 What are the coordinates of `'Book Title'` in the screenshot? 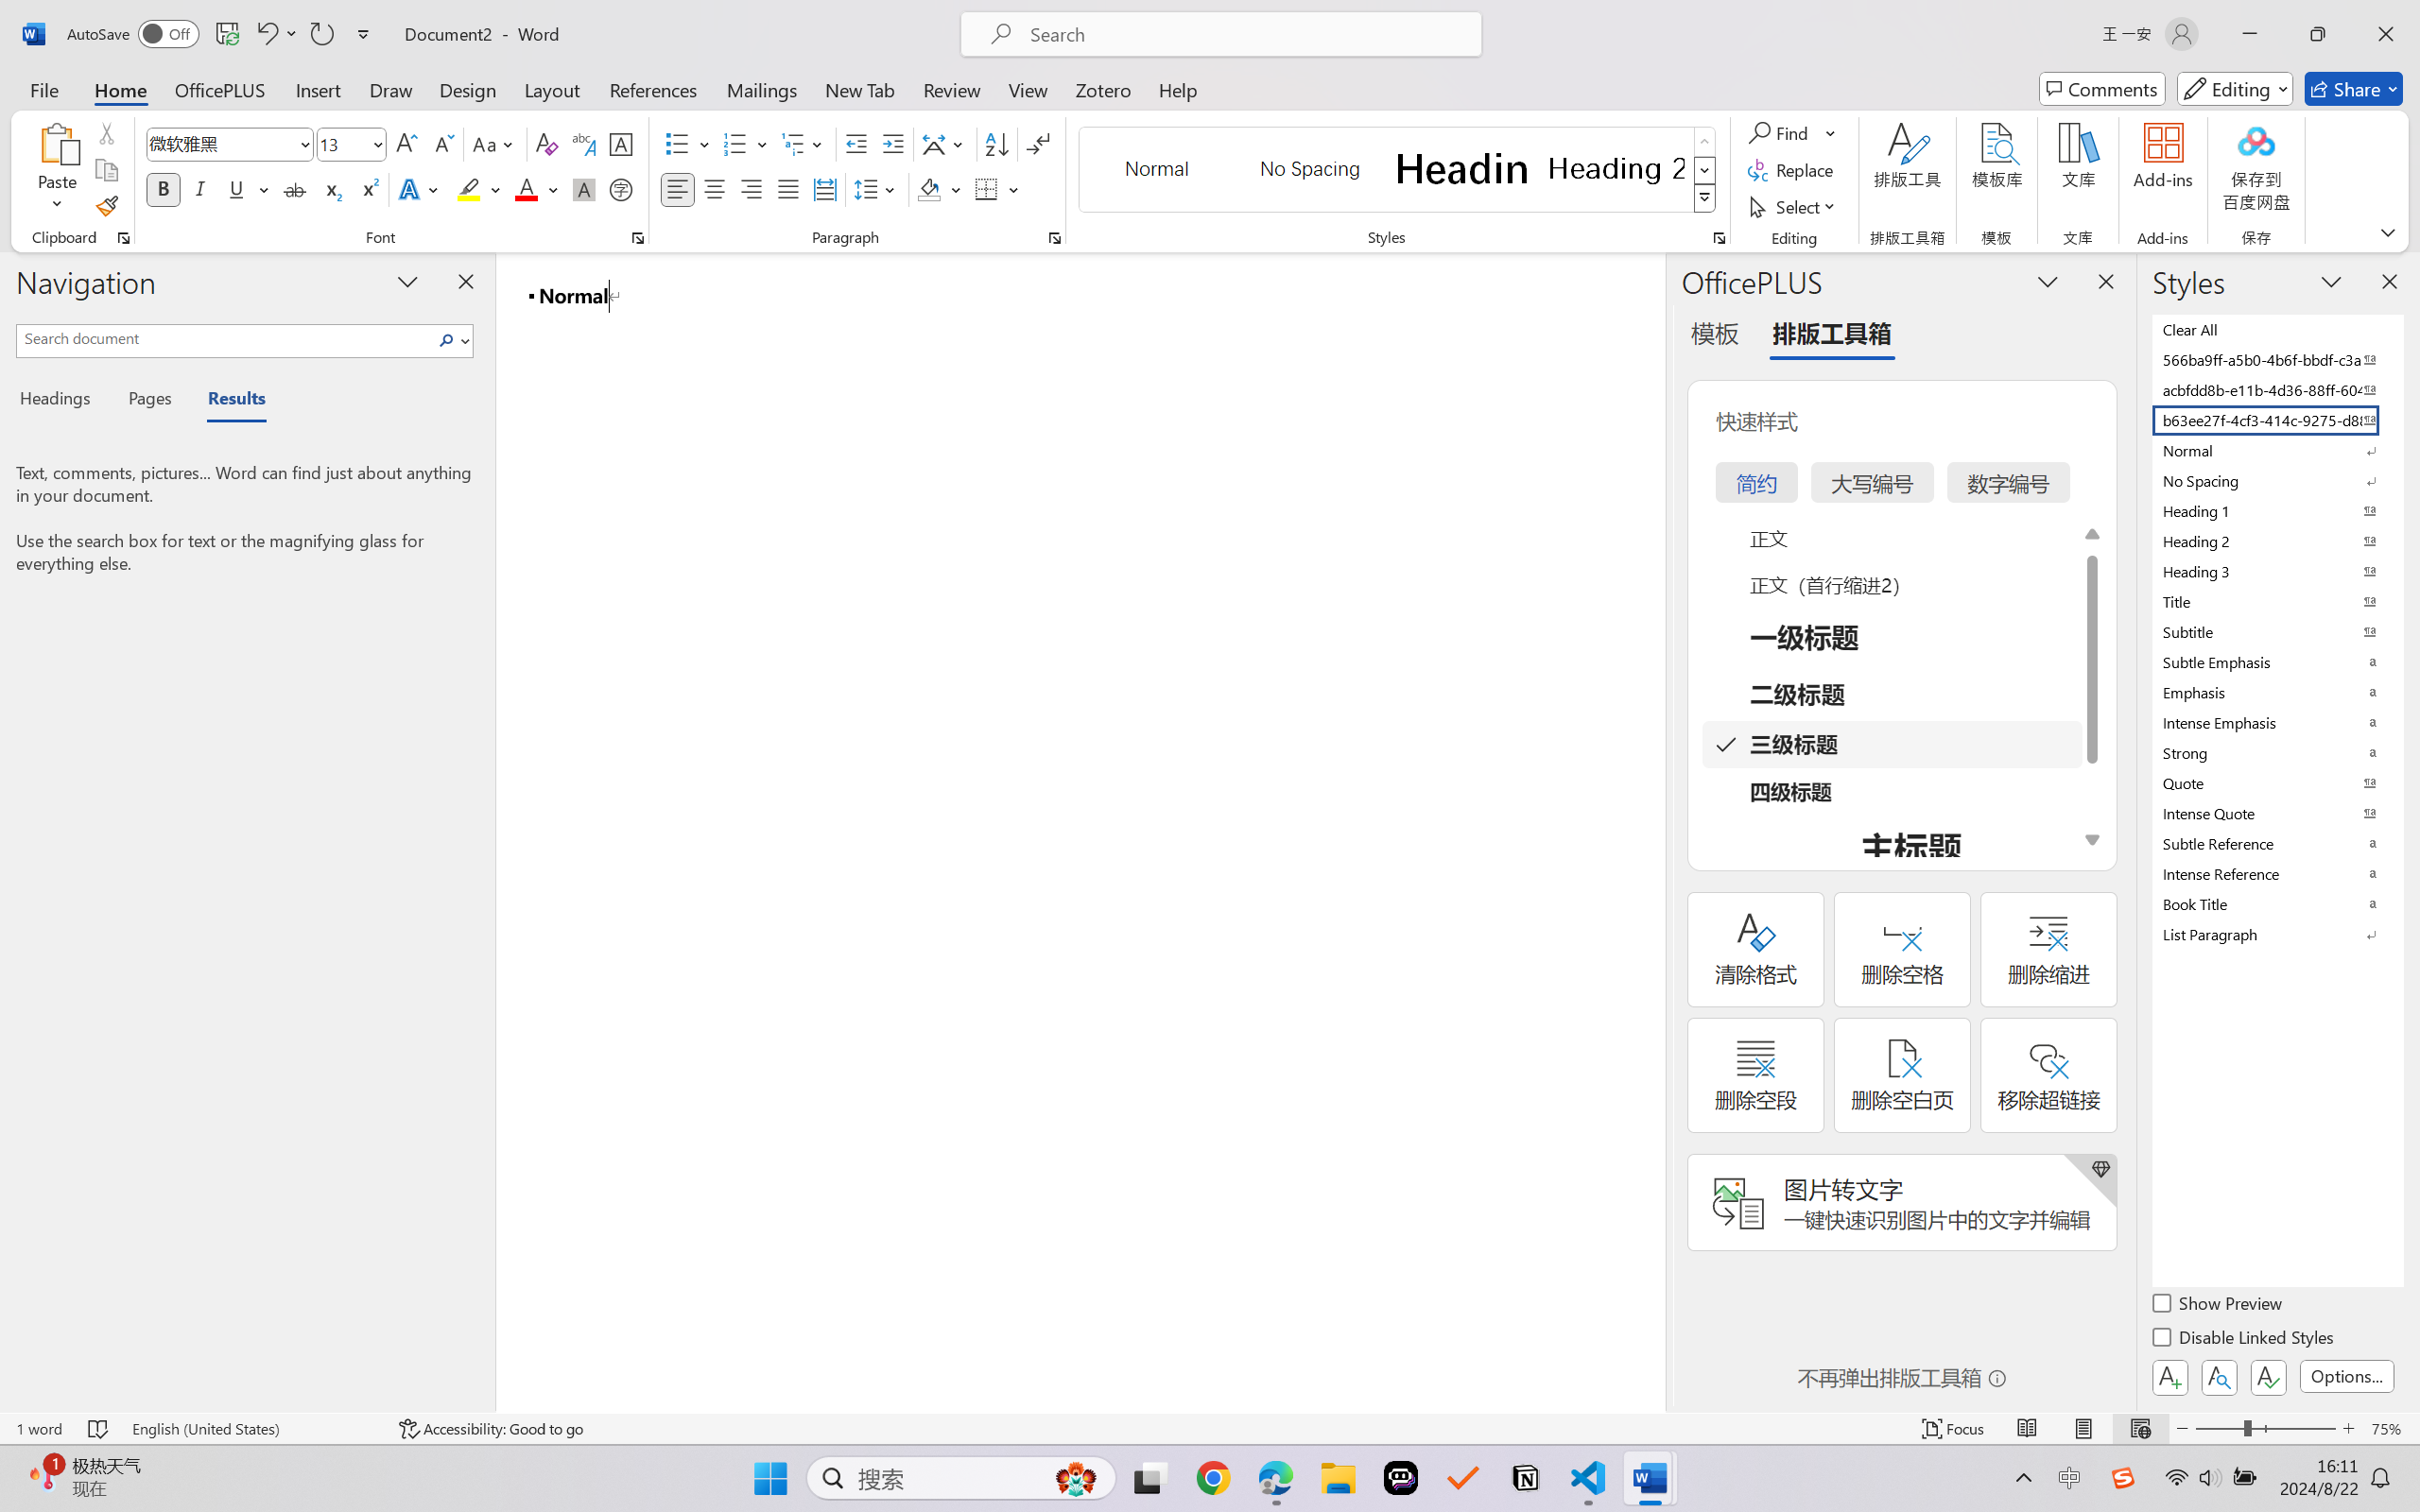 It's located at (2275, 902).